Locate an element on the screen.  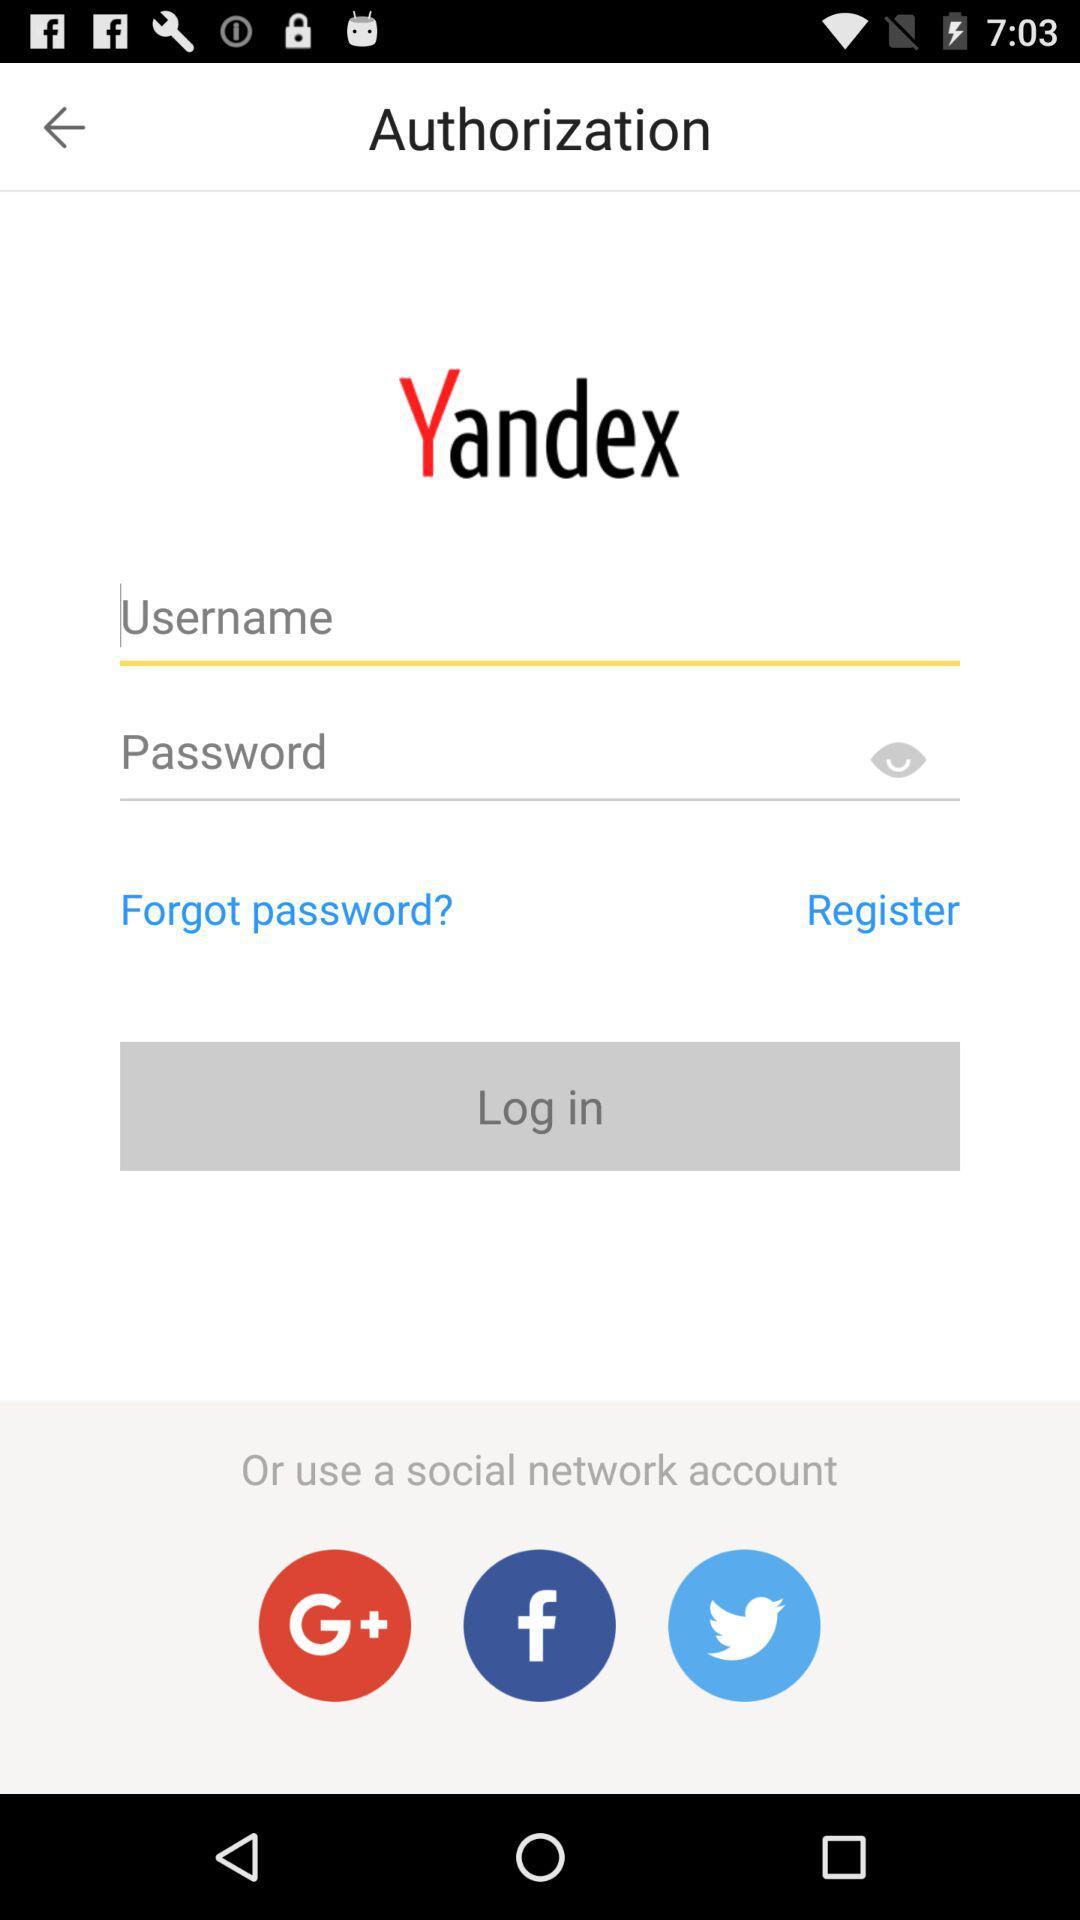
the item next to forgot password? app is located at coordinates (790, 907).